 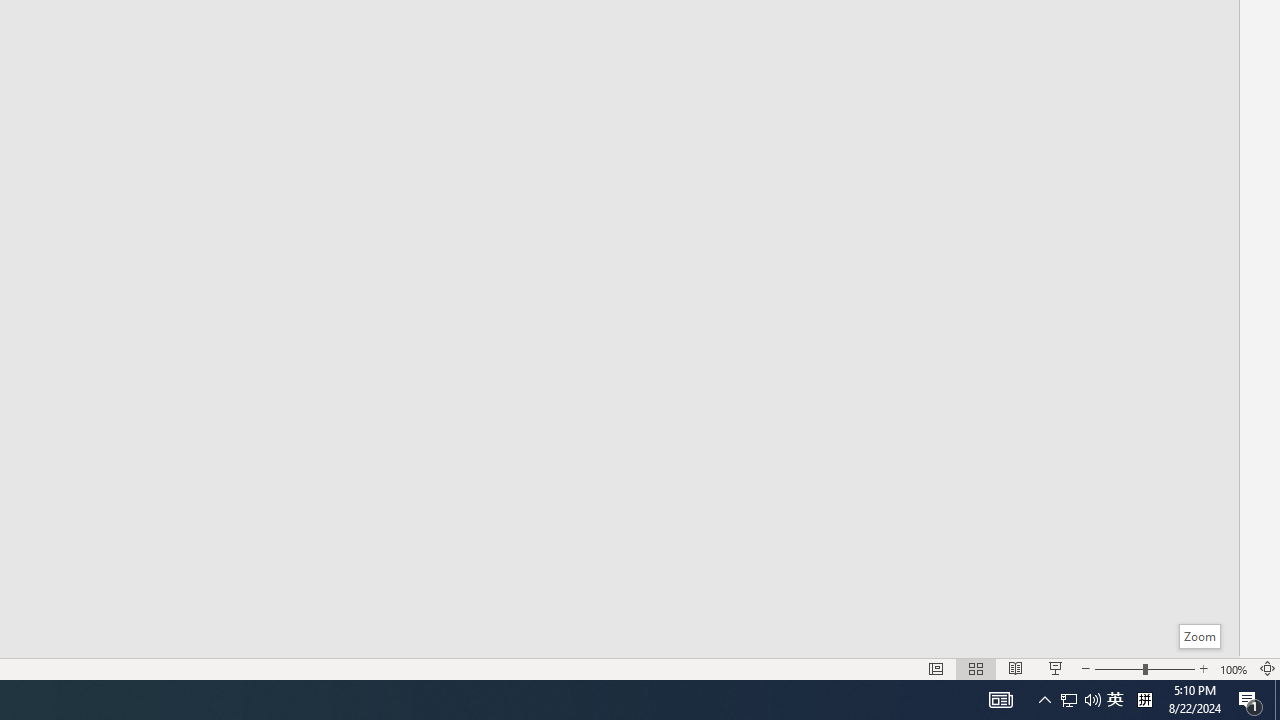 I want to click on 'Zoom 100%', so click(x=1233, y=669).